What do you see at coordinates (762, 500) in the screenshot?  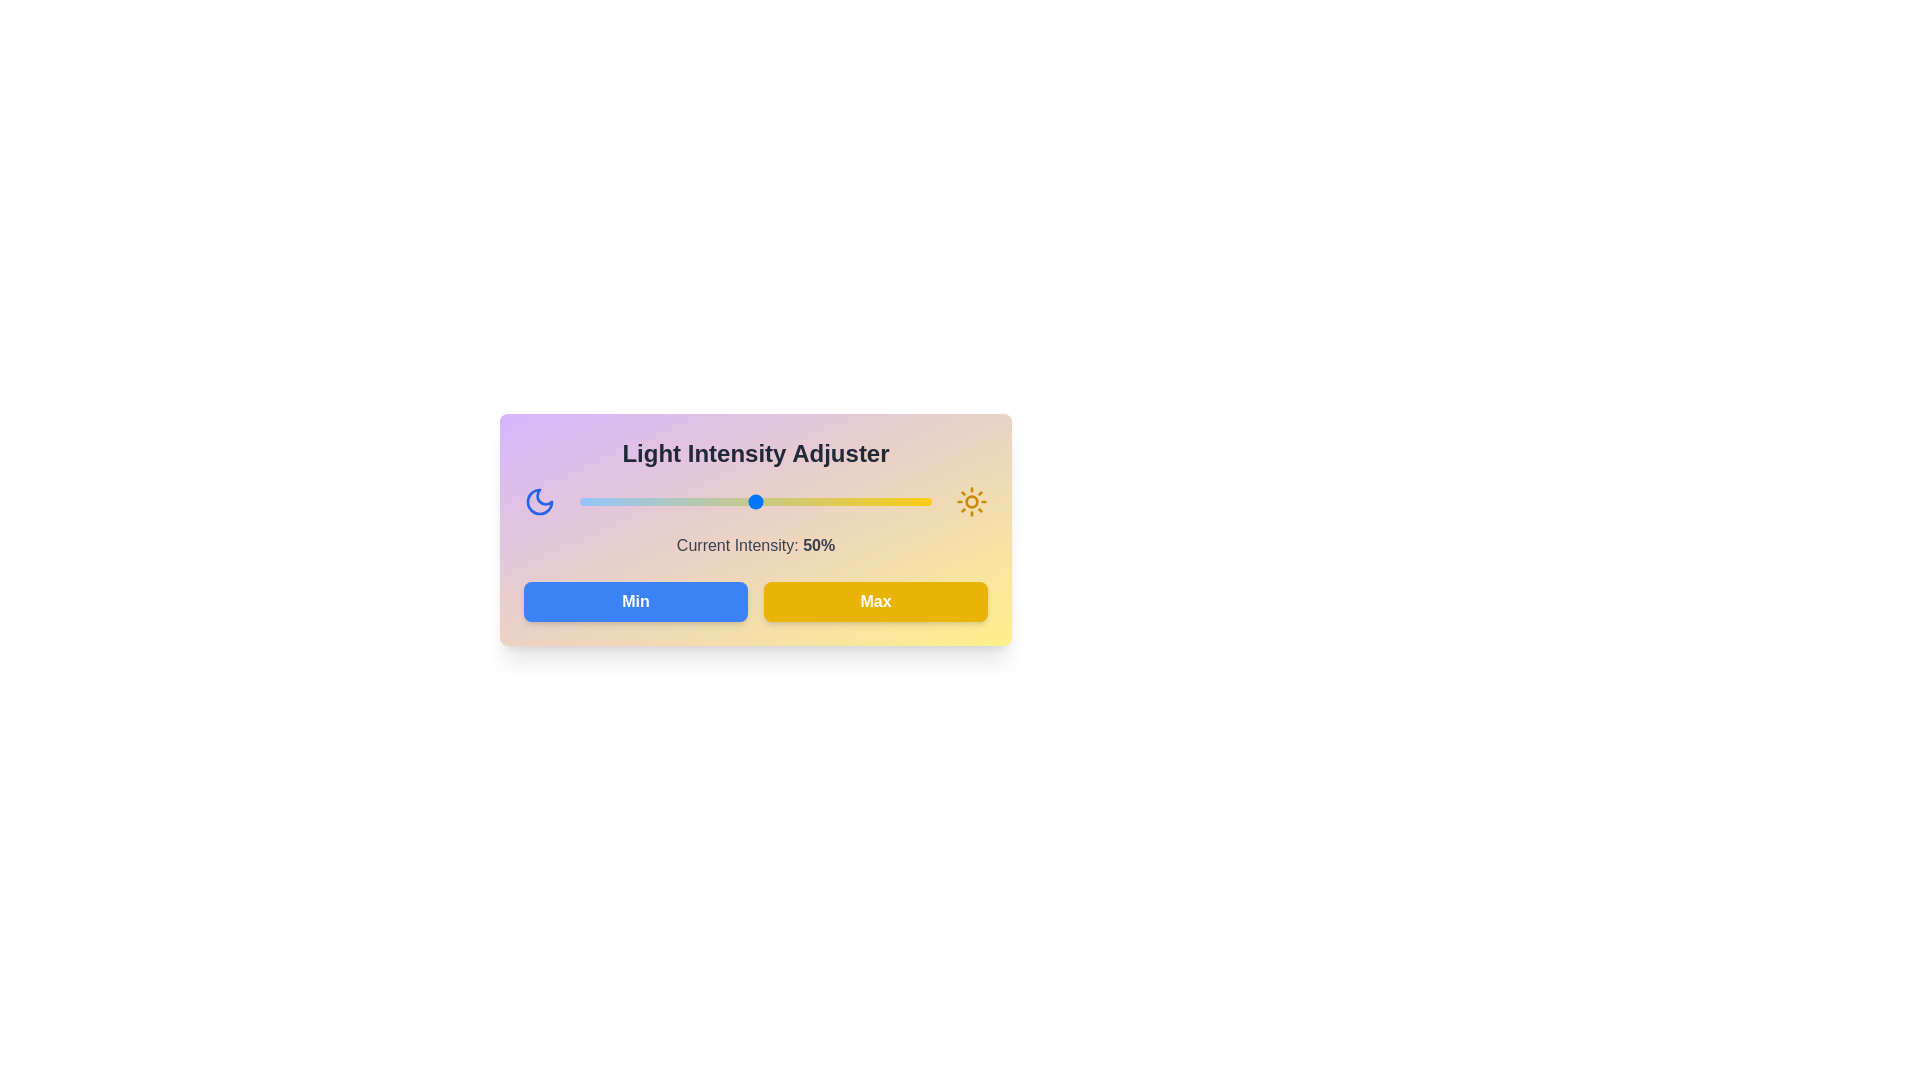 I see `the light intensity to 52% using the slider` at bounding box center [762, 500].